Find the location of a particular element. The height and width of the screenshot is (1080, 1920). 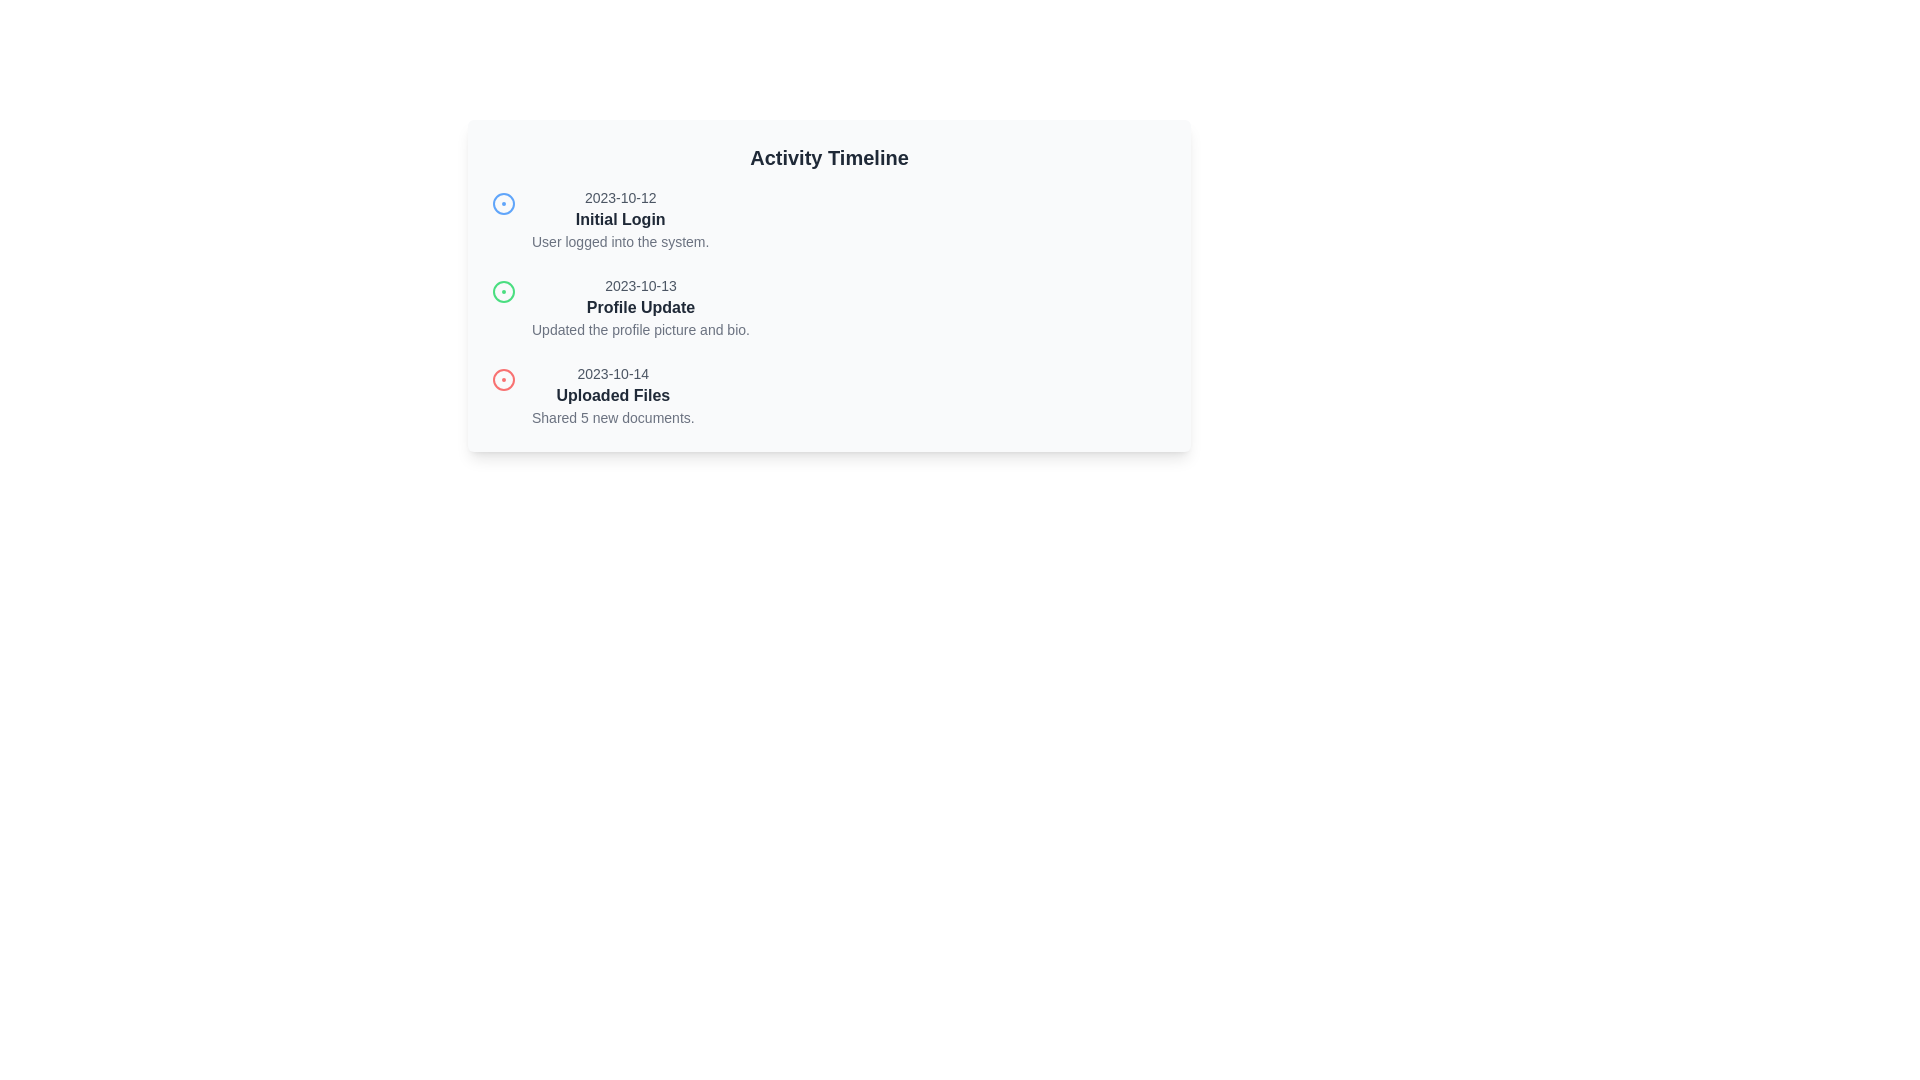

the 'Profile Update' text element, which is styled with medium-sized, bold, dark gray font and located in the activity timeline panel under the '2023-10-13' date entry is located at coordinates (640, 308).